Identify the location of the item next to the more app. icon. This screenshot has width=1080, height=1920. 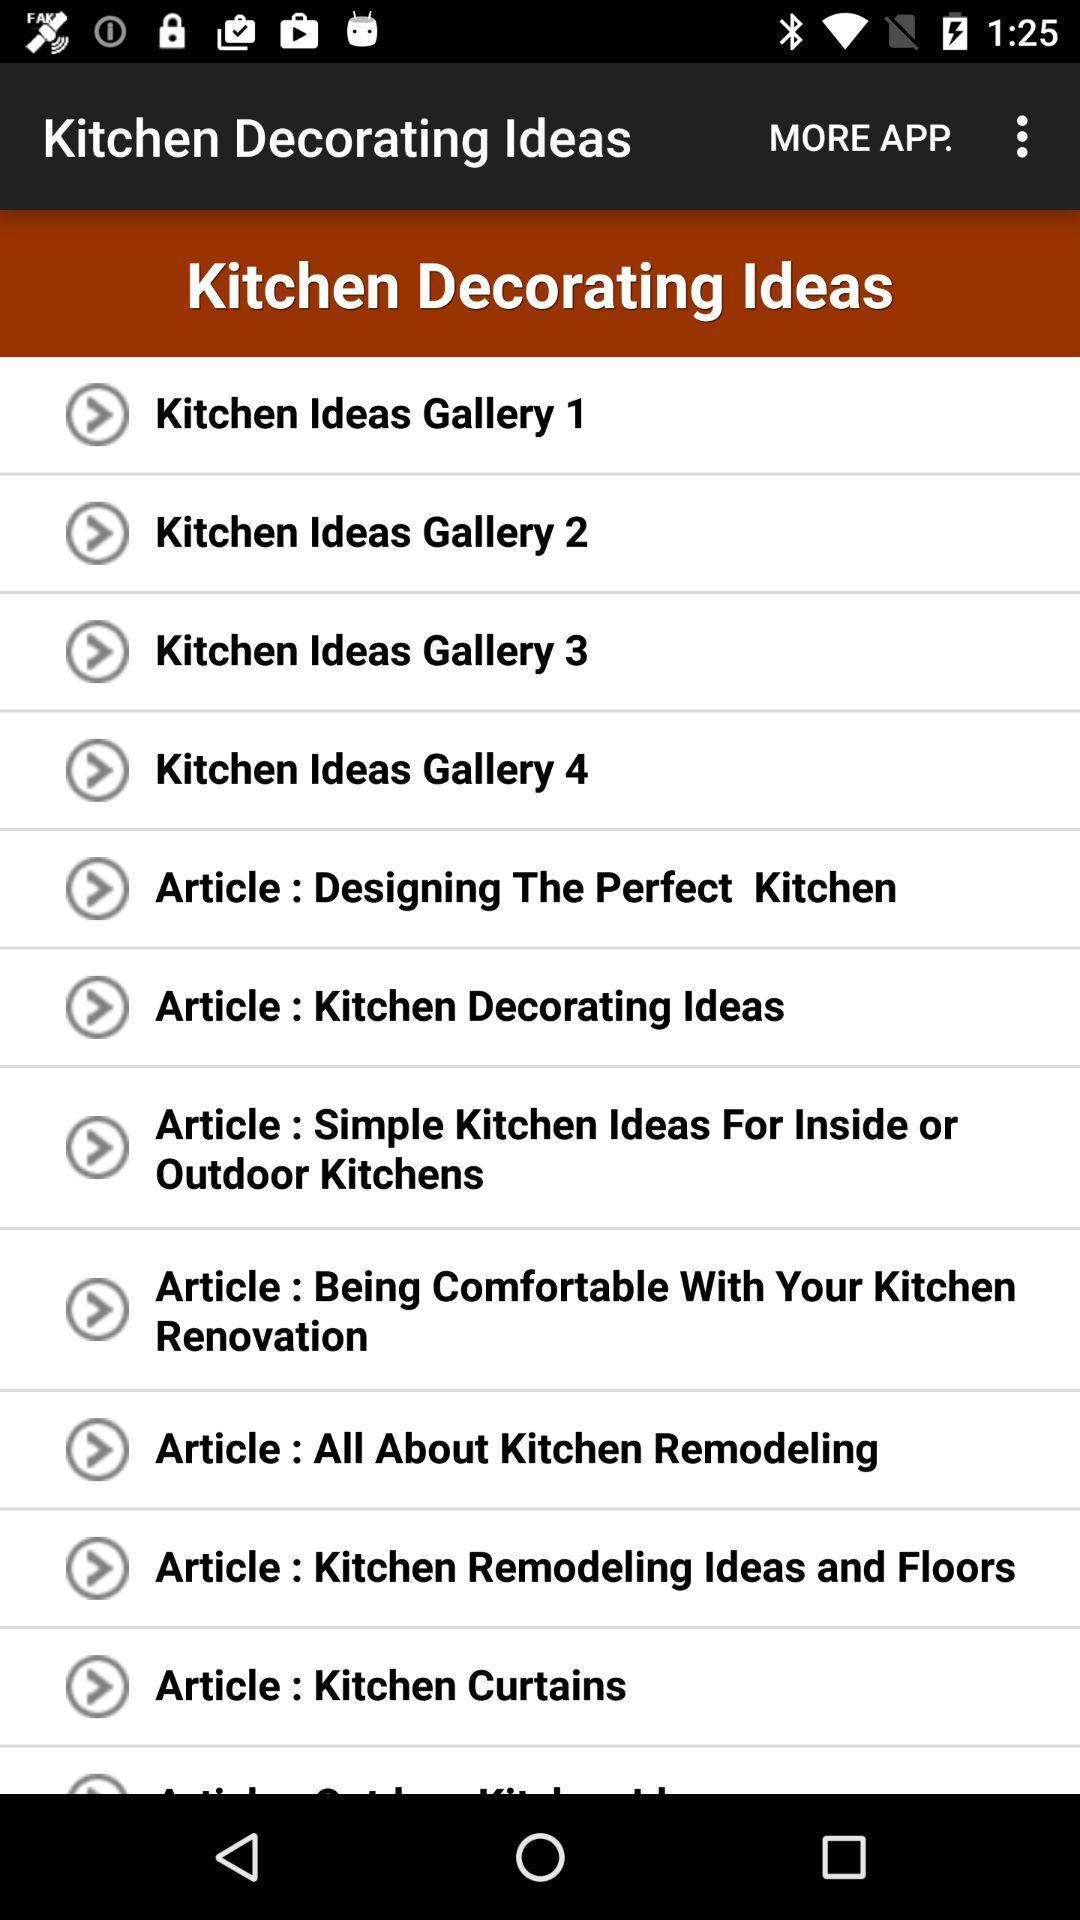
(1027, 135).